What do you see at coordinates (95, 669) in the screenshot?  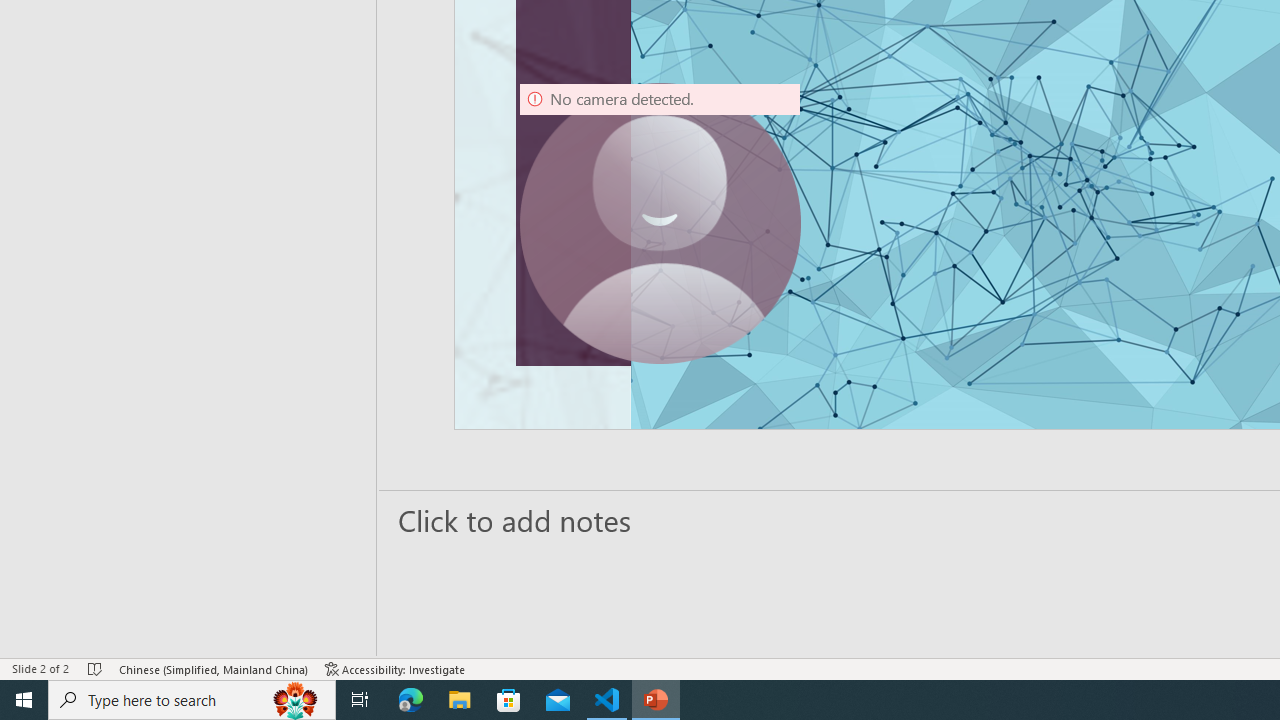 I see `'Spell Check No Errors'` at bounding box center [95, 669].